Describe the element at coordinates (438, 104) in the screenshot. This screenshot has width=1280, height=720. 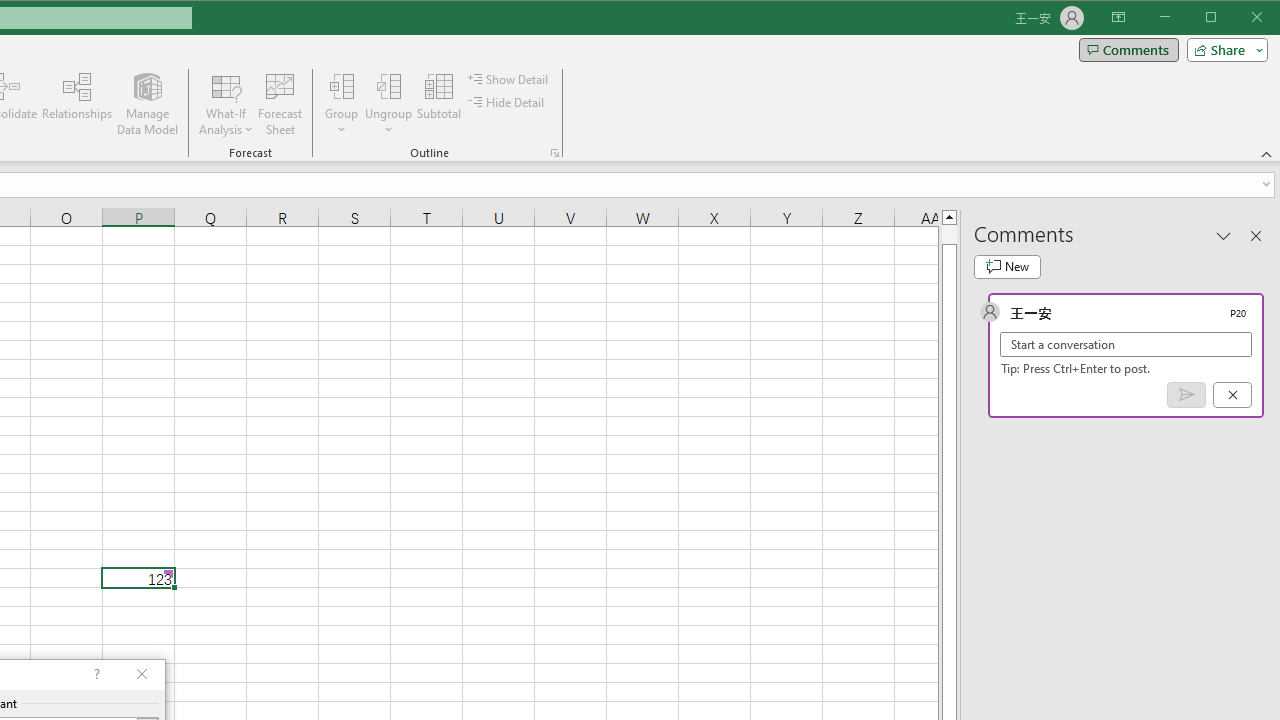
I see `'Subtotal'` at that location.